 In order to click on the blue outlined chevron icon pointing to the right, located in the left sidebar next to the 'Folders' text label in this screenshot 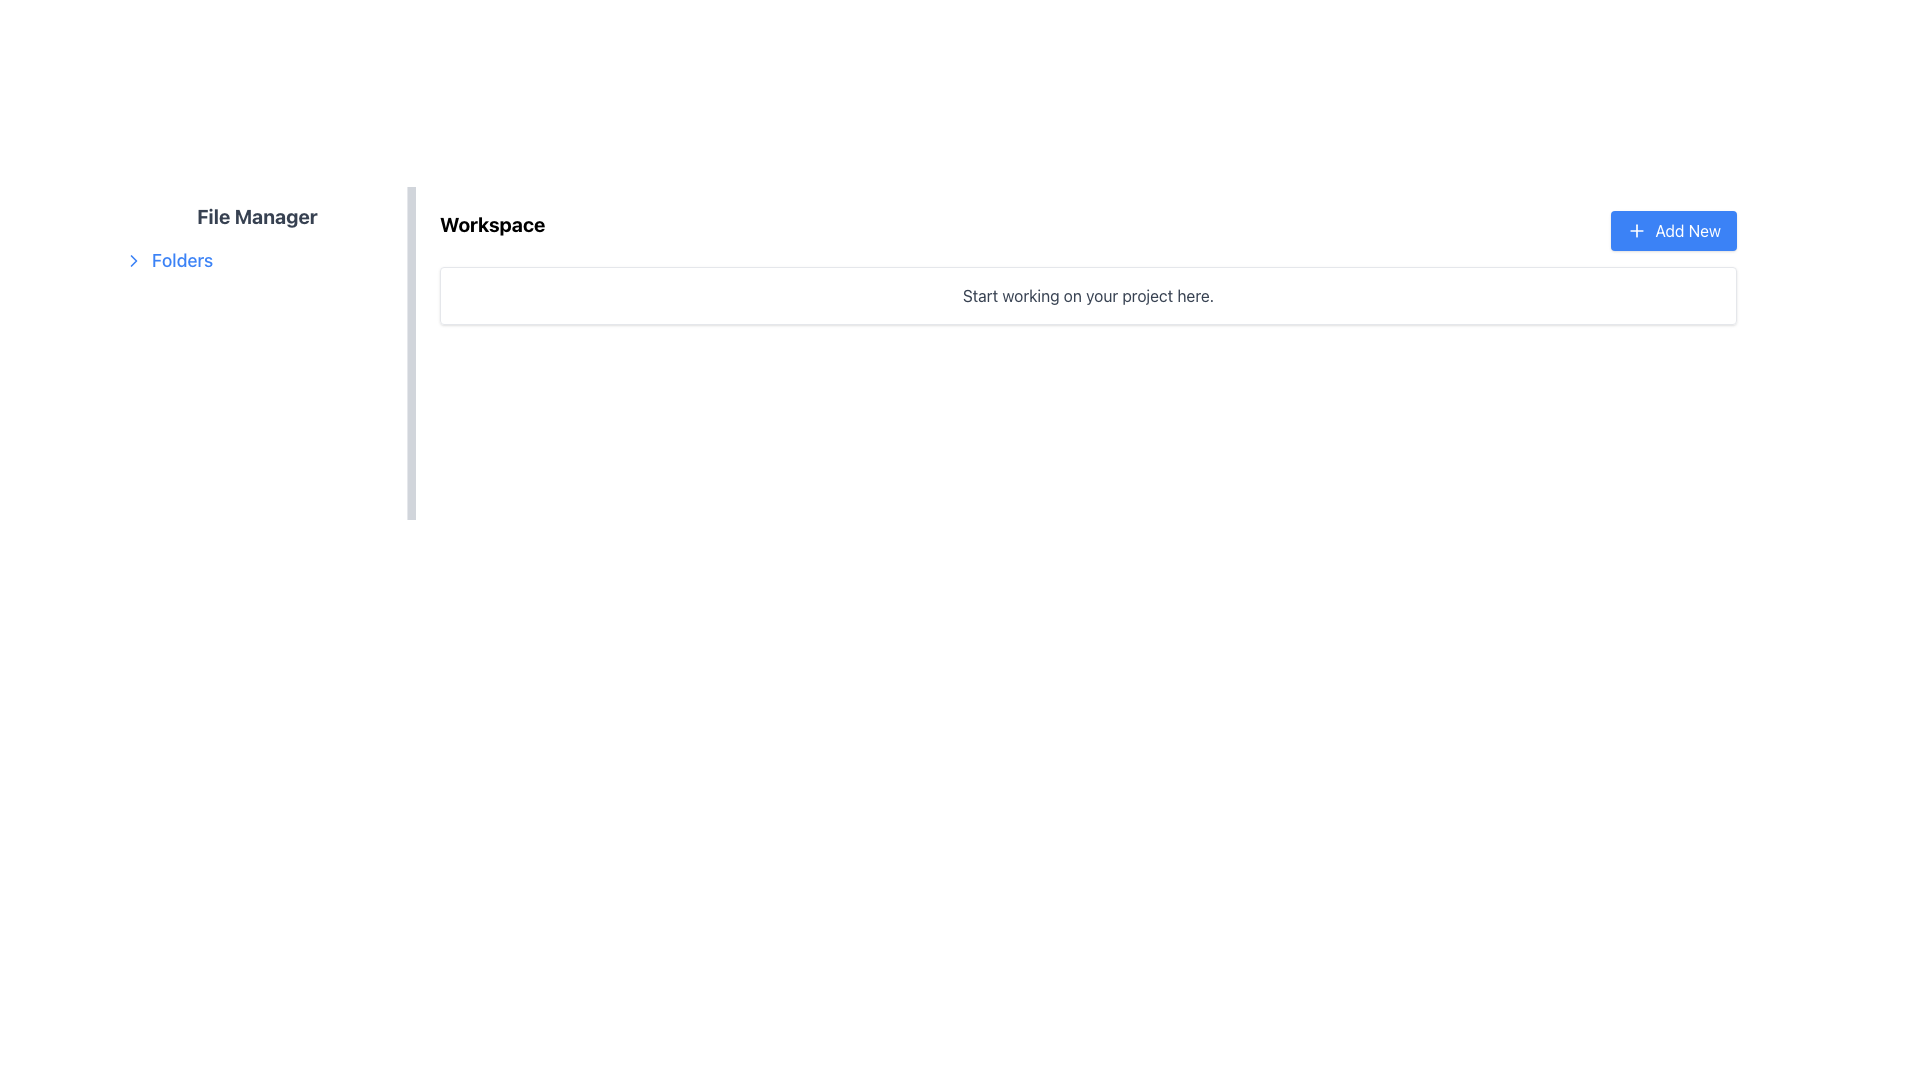, I will do `click(133, 260)`.